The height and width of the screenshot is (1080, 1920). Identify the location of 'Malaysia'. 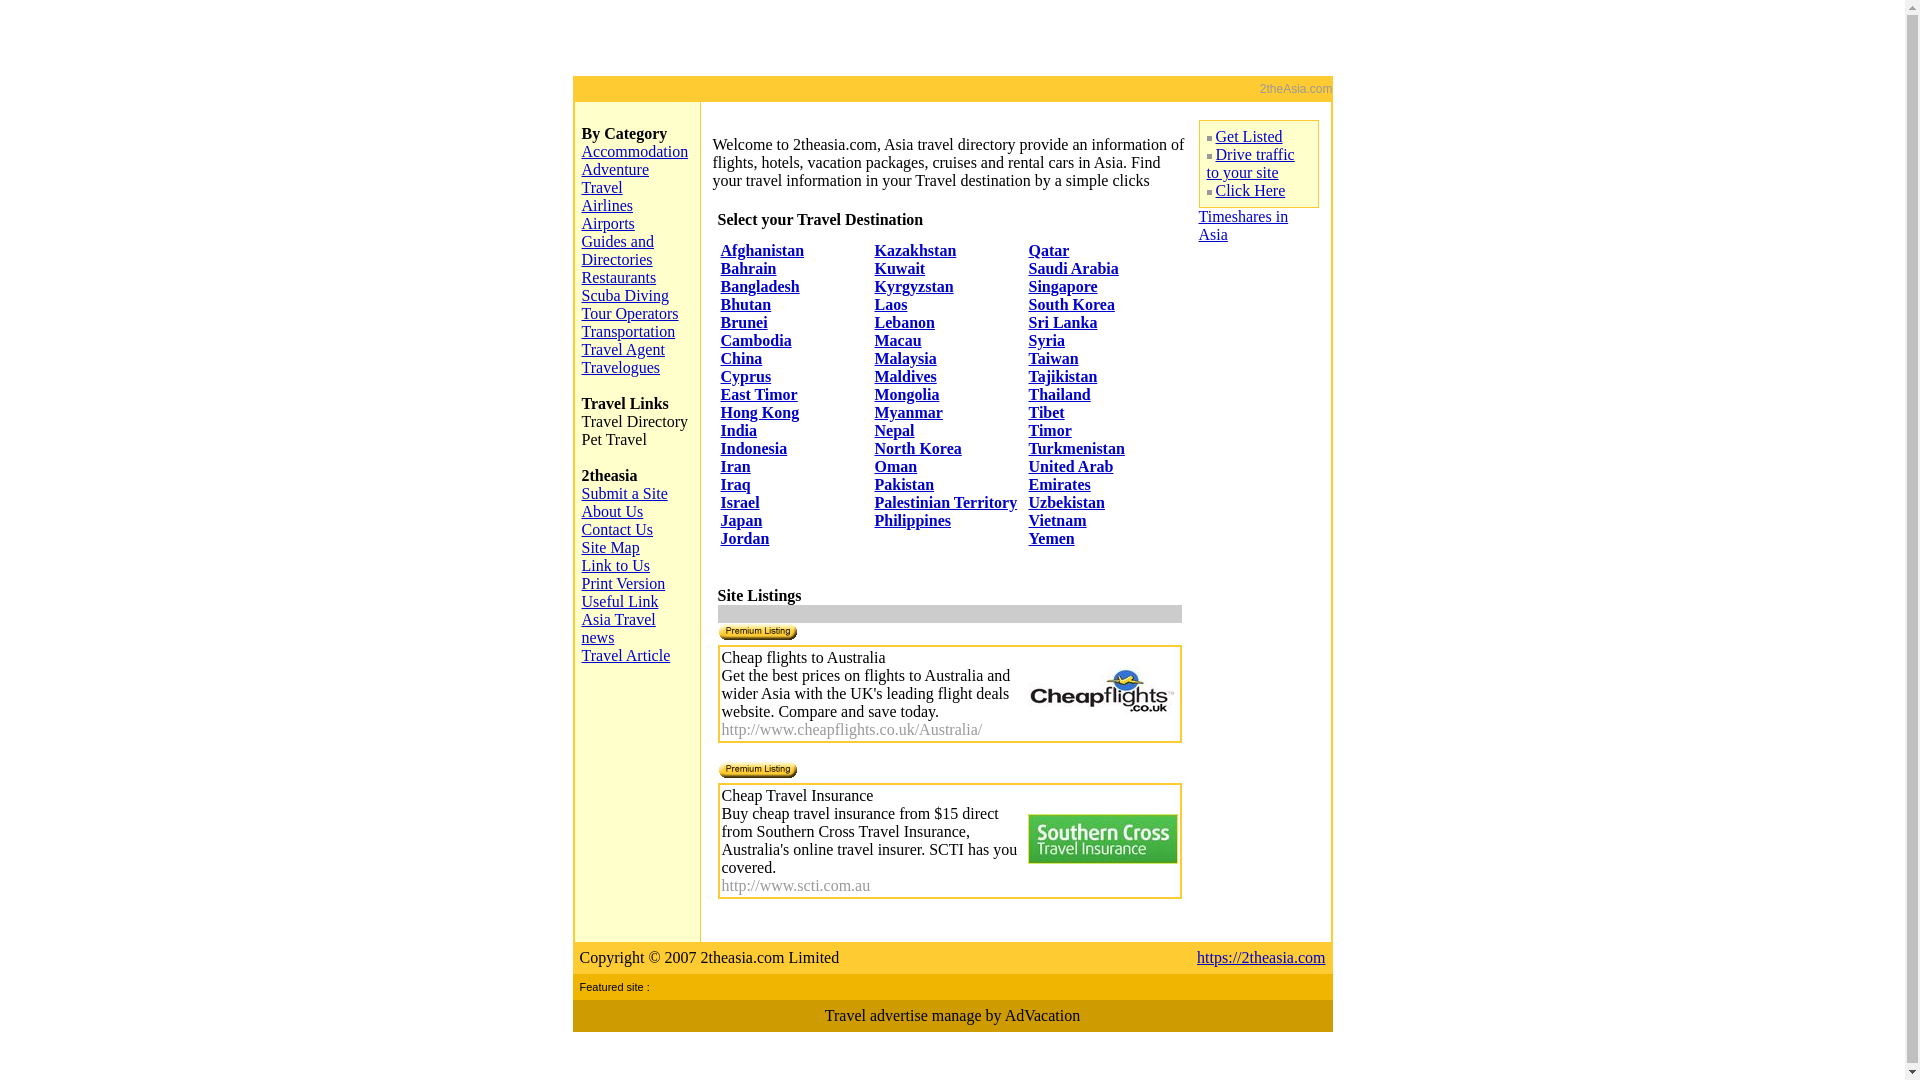
(904, 357).